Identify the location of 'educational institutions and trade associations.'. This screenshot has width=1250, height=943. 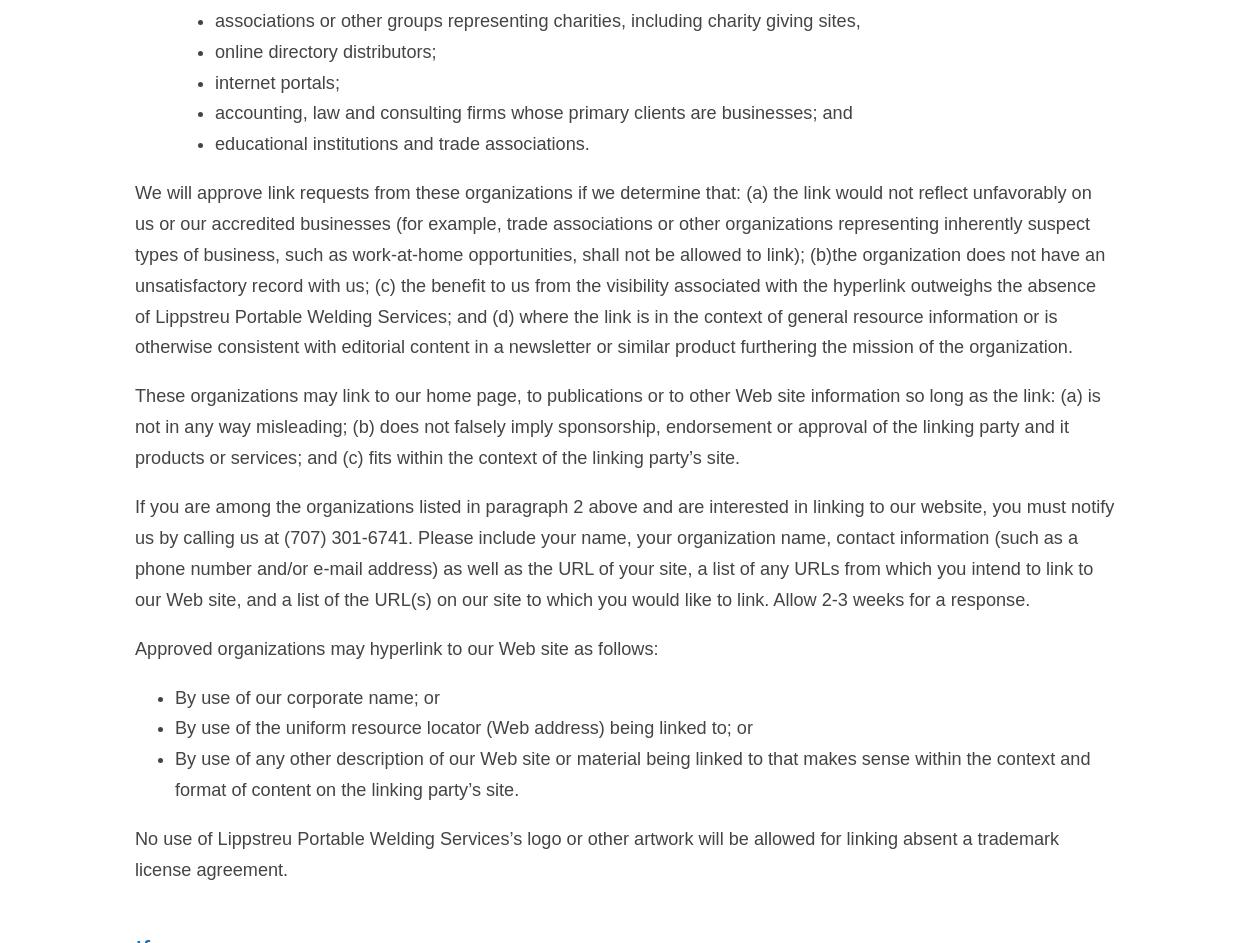
(402, 143).